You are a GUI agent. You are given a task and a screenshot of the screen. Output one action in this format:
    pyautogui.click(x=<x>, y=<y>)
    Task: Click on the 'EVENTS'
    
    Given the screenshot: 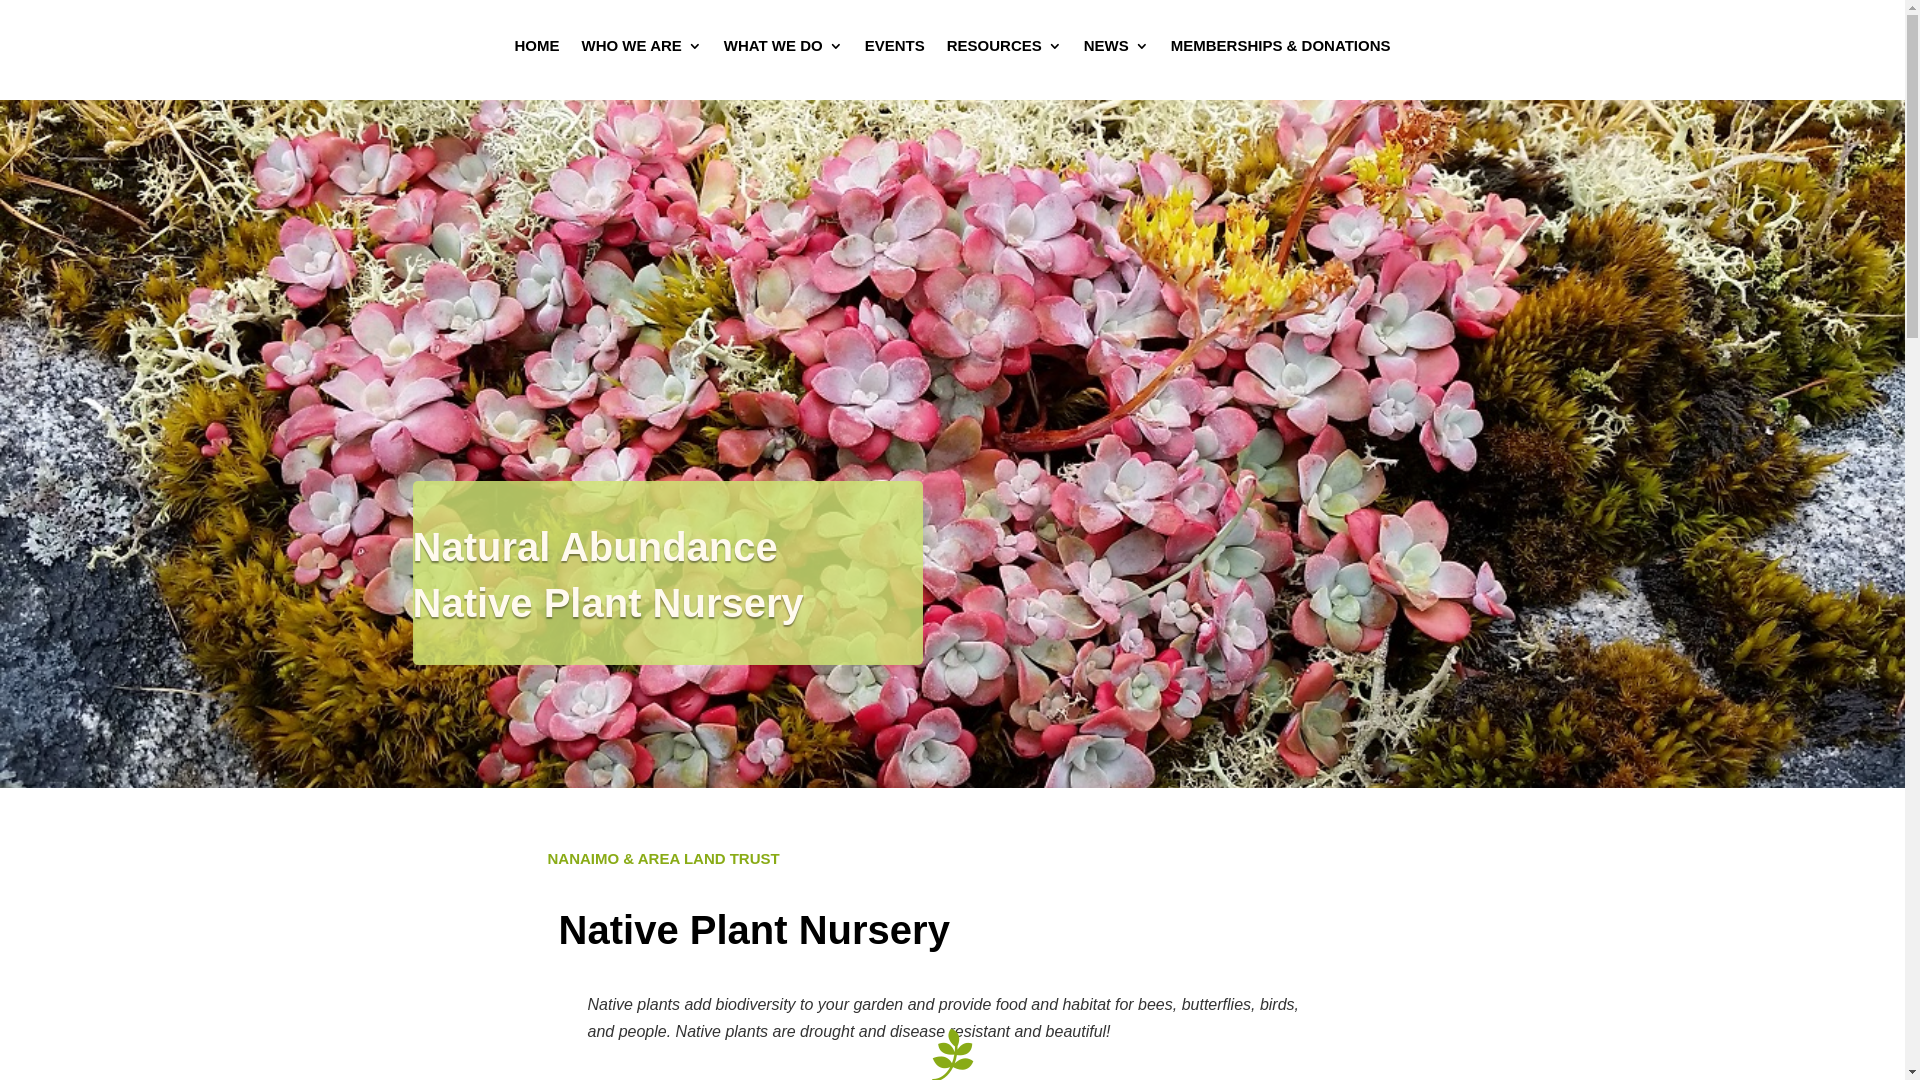 What is the action you would take?
    pyautogui.click(x=893, y=49)
    